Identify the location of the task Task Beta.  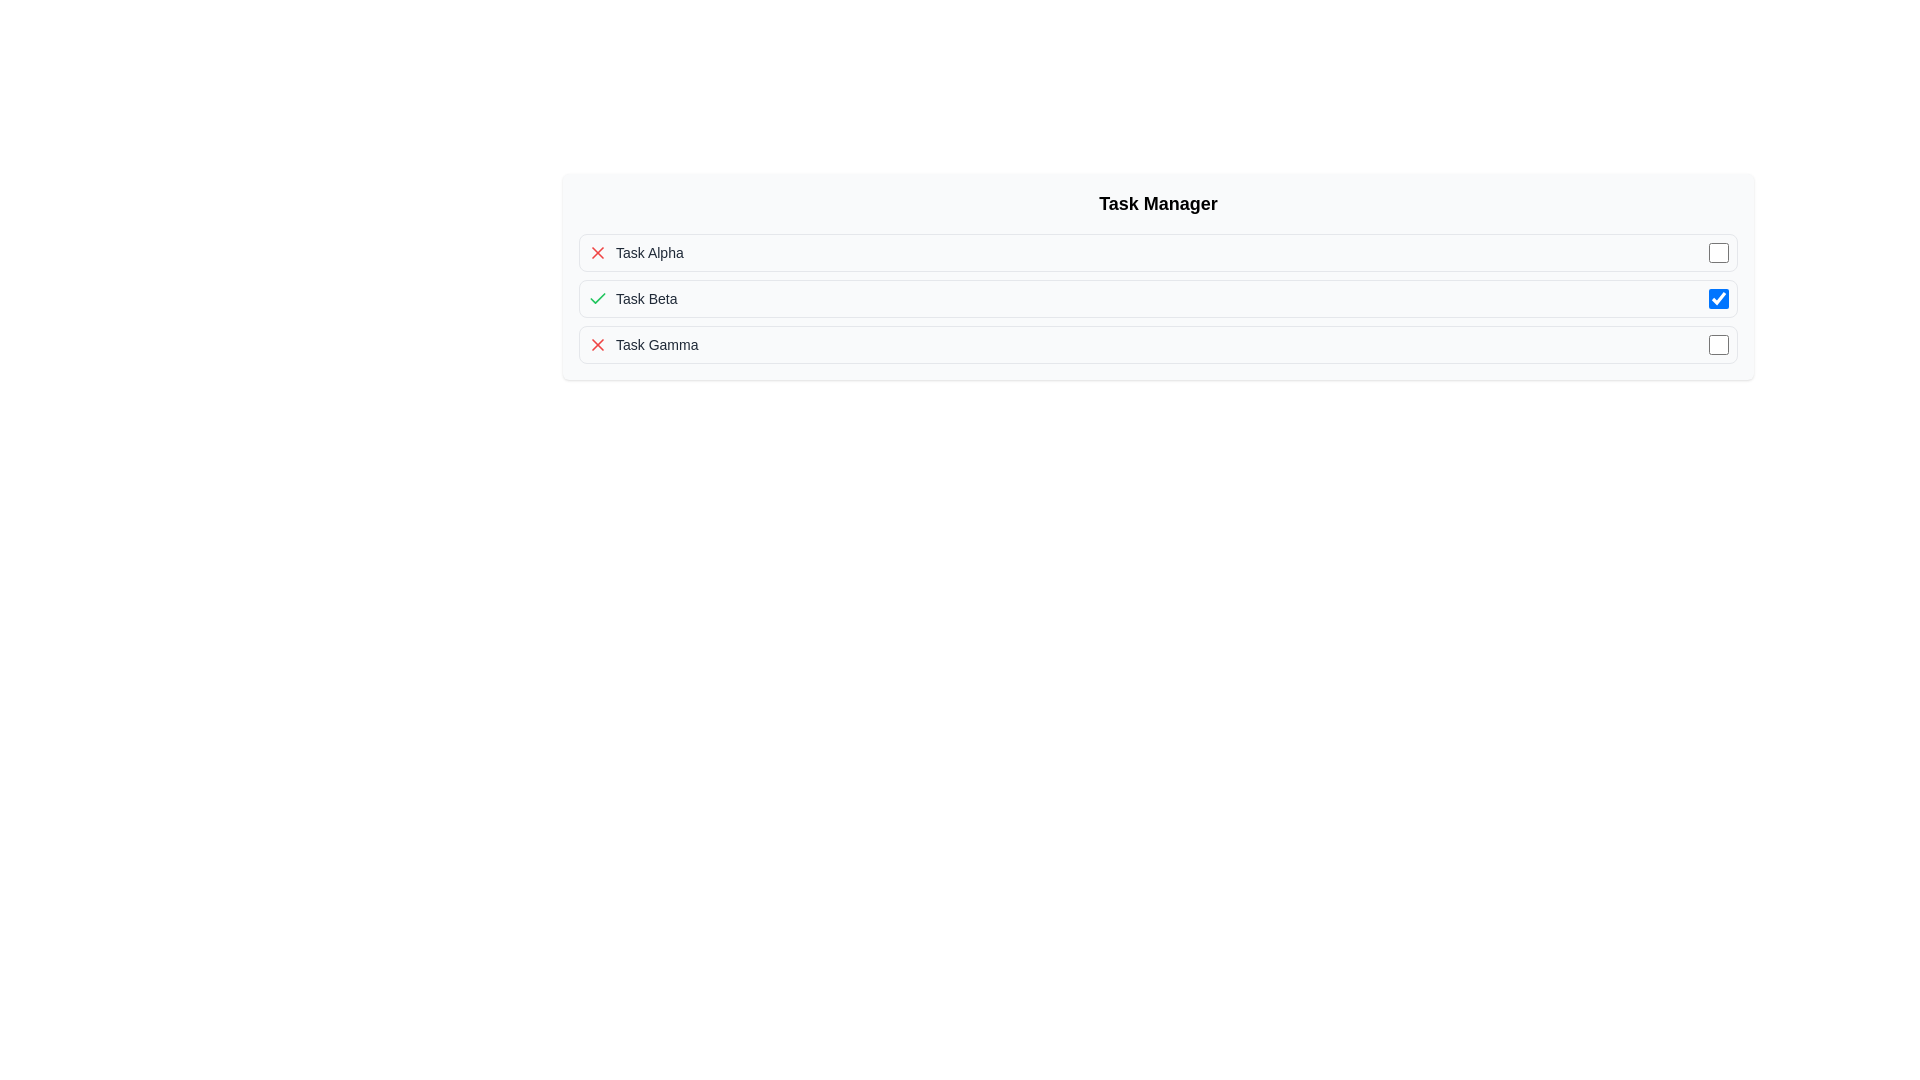
(1158, 299).